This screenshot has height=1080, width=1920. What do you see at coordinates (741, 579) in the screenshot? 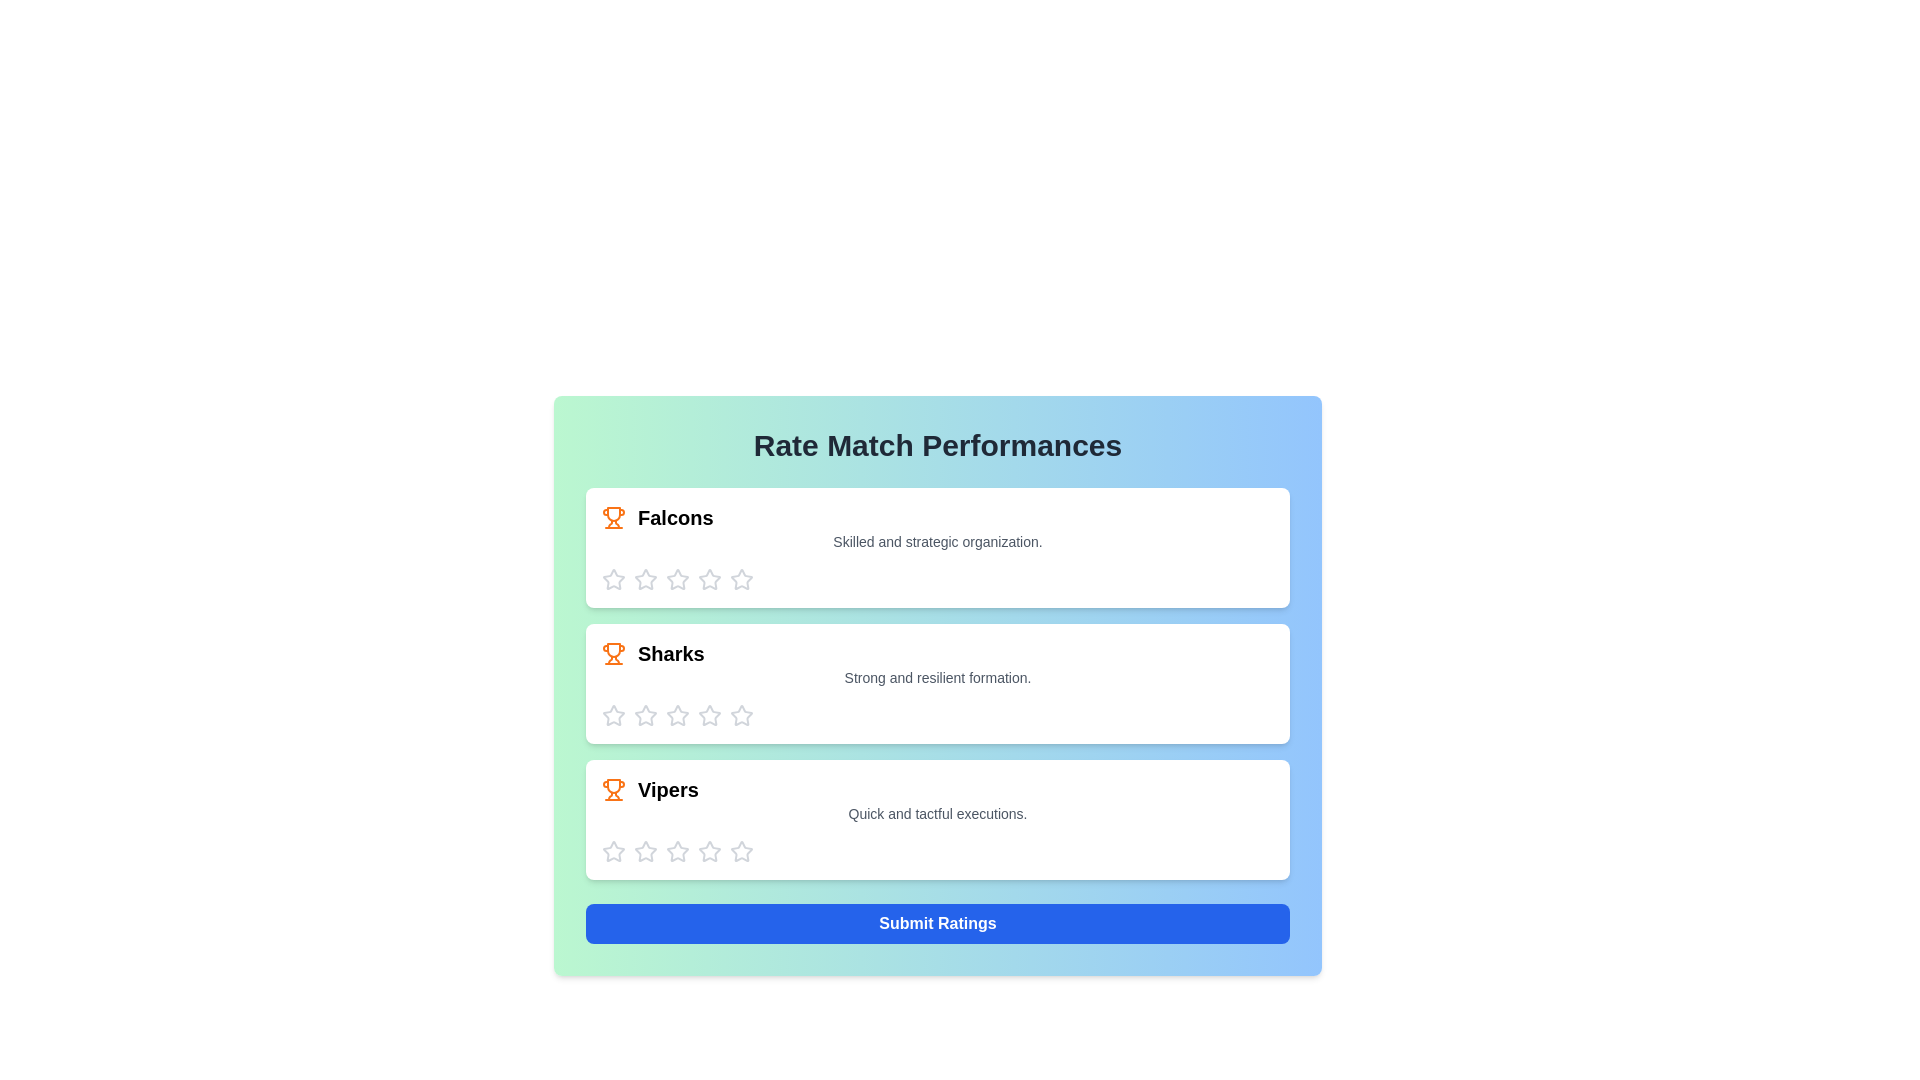
I see `the Falcons team's 5 star to set the rating` at bounding box center [741, 579].